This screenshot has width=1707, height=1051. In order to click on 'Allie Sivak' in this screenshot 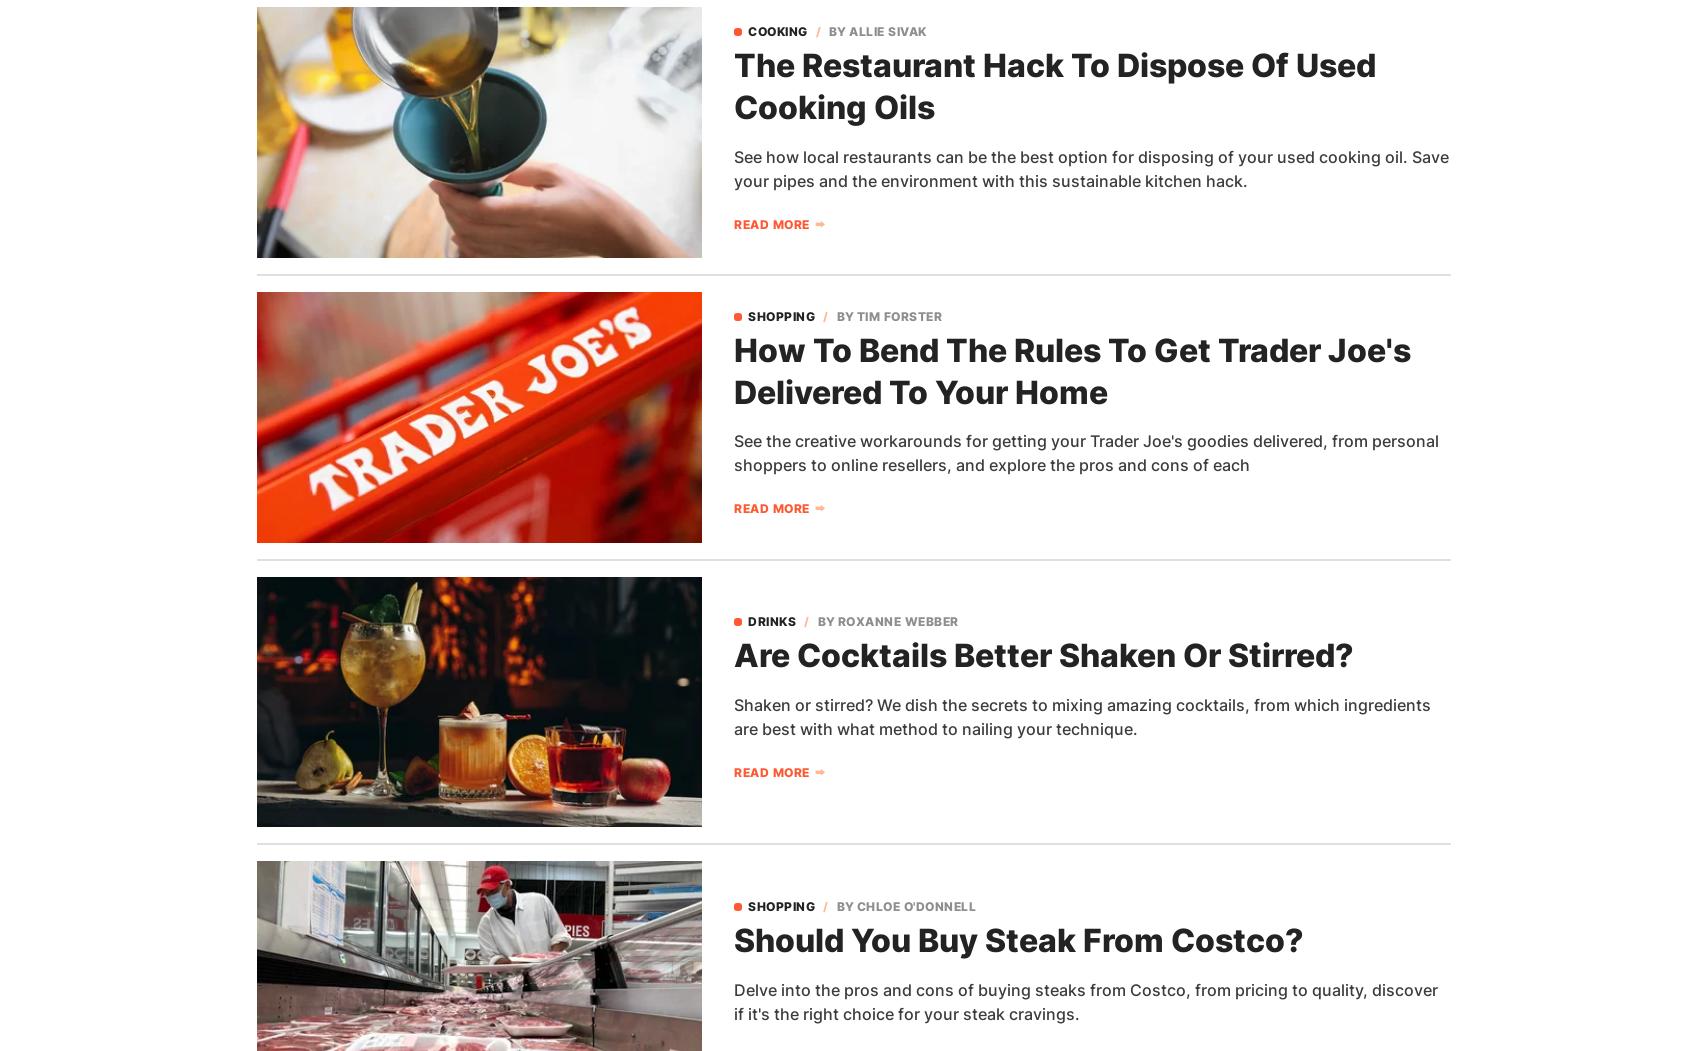, I will do `click(886, 30)`.